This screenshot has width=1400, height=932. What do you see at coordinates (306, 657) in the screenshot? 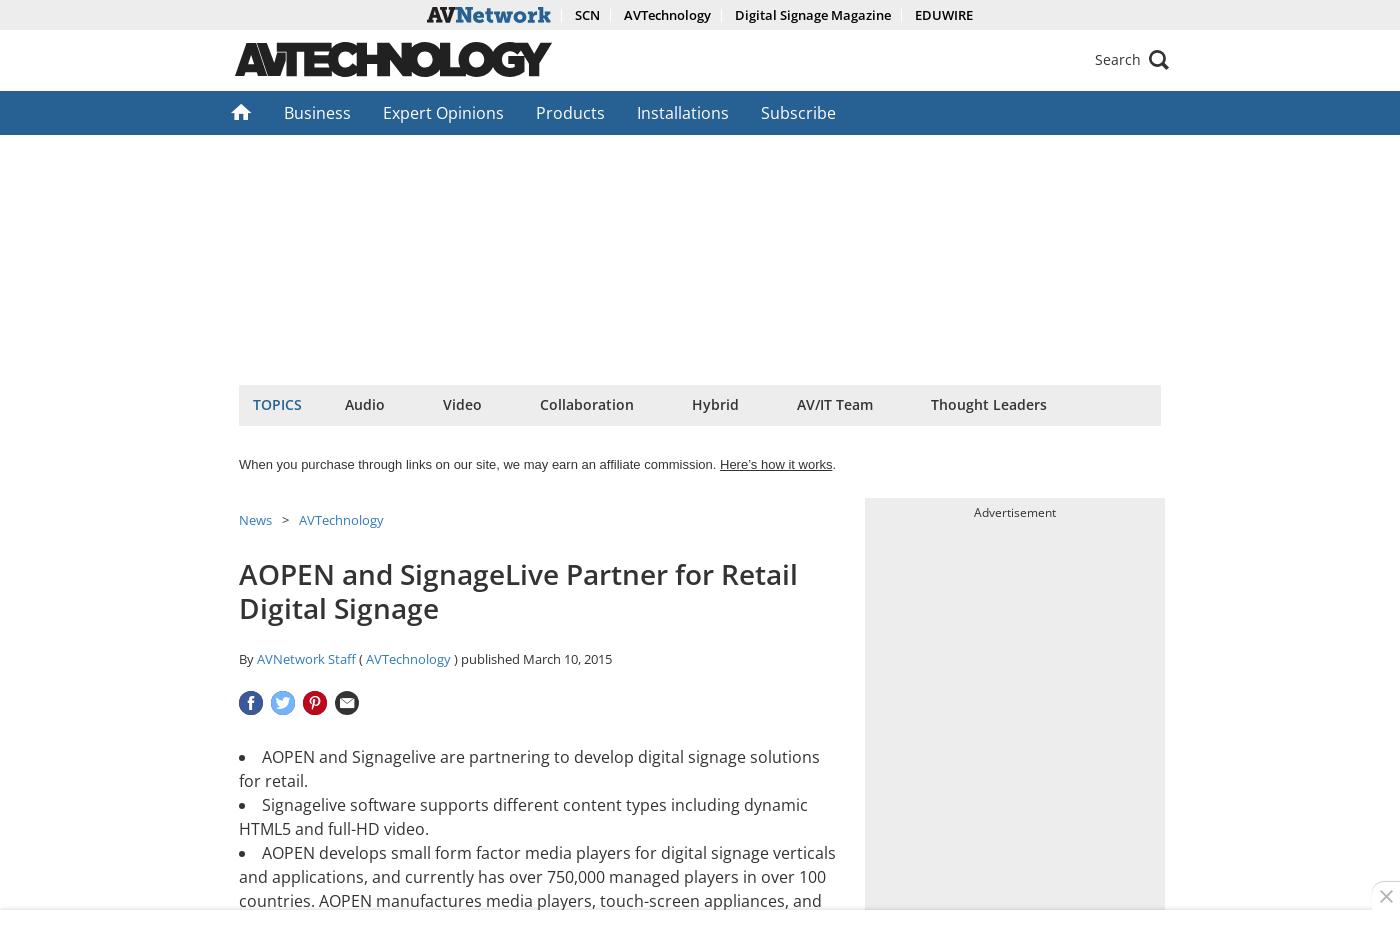
I see `'AVNetwork Staff'` at bounding box center [306, 657].